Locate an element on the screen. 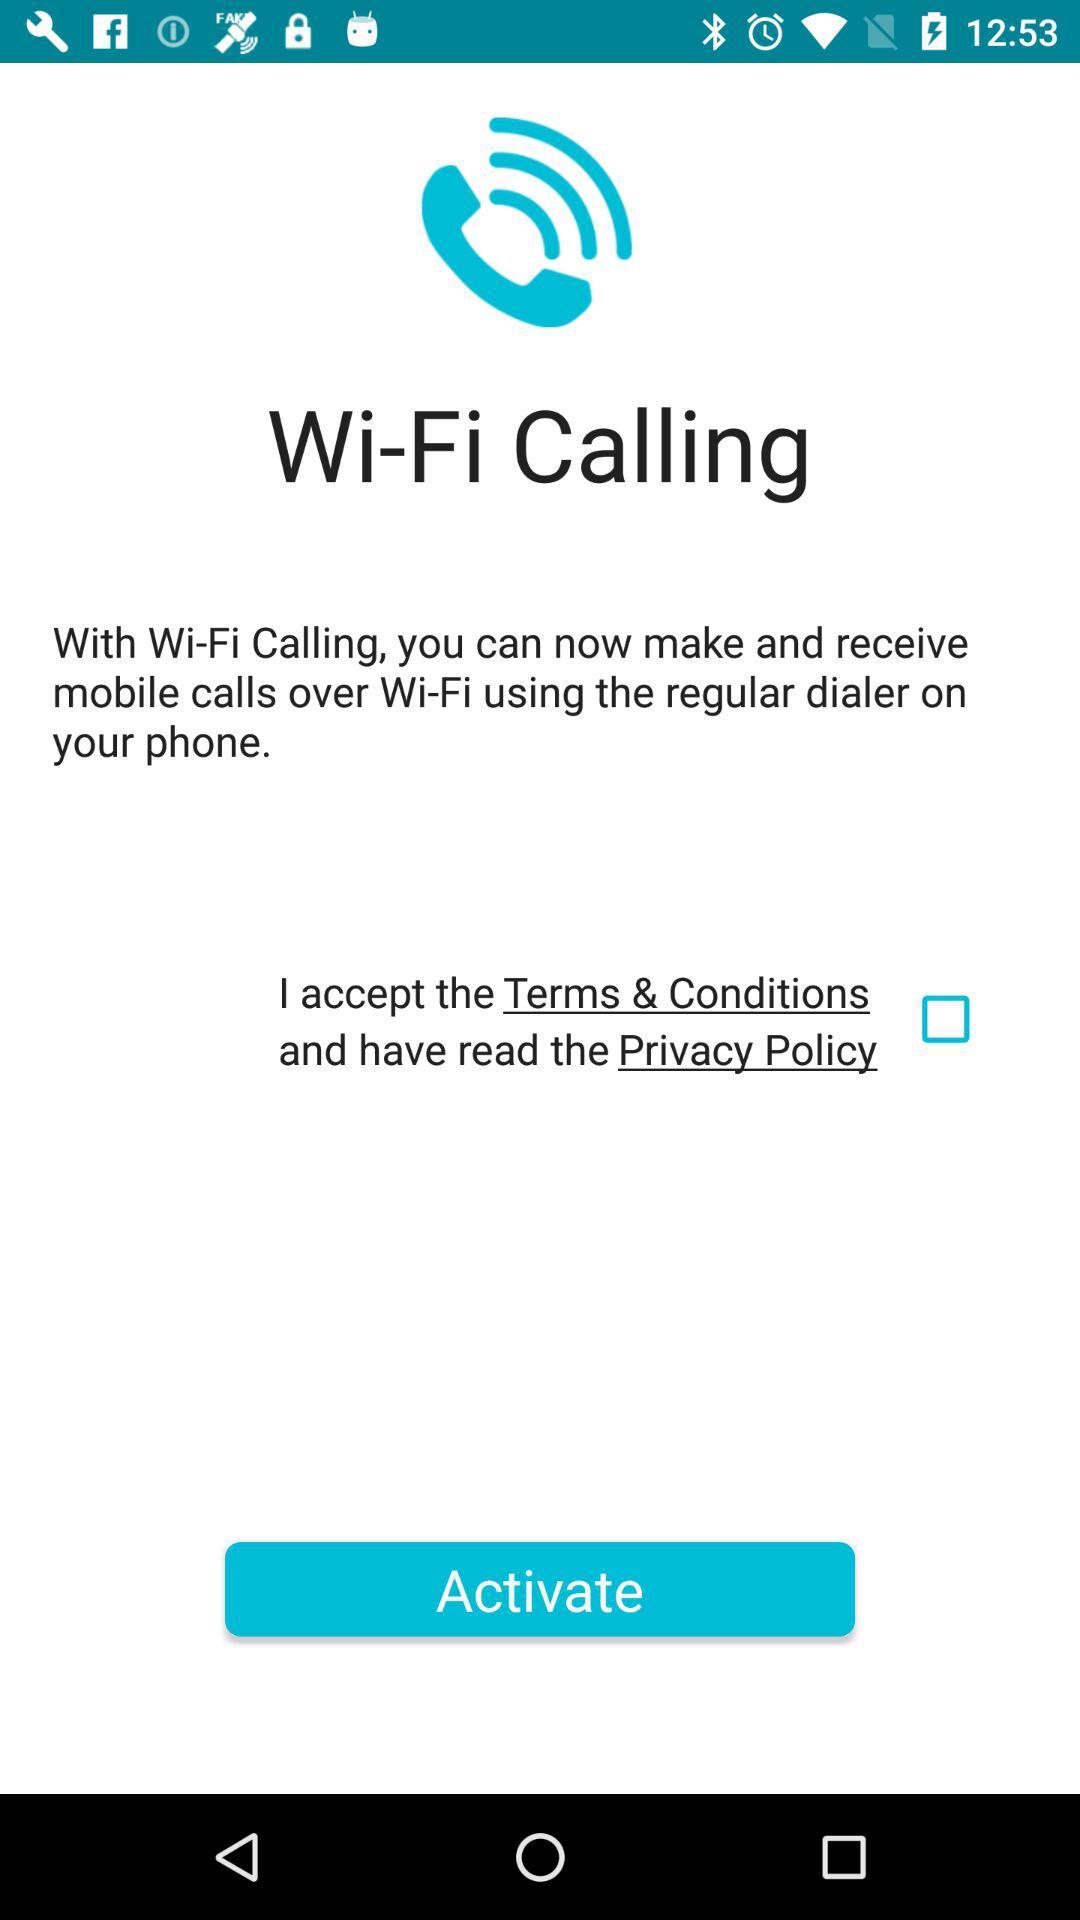 This screenshot has width=1080, height=1920. icon to the right of privacy policy icon is located at coordinates (948, 1019).